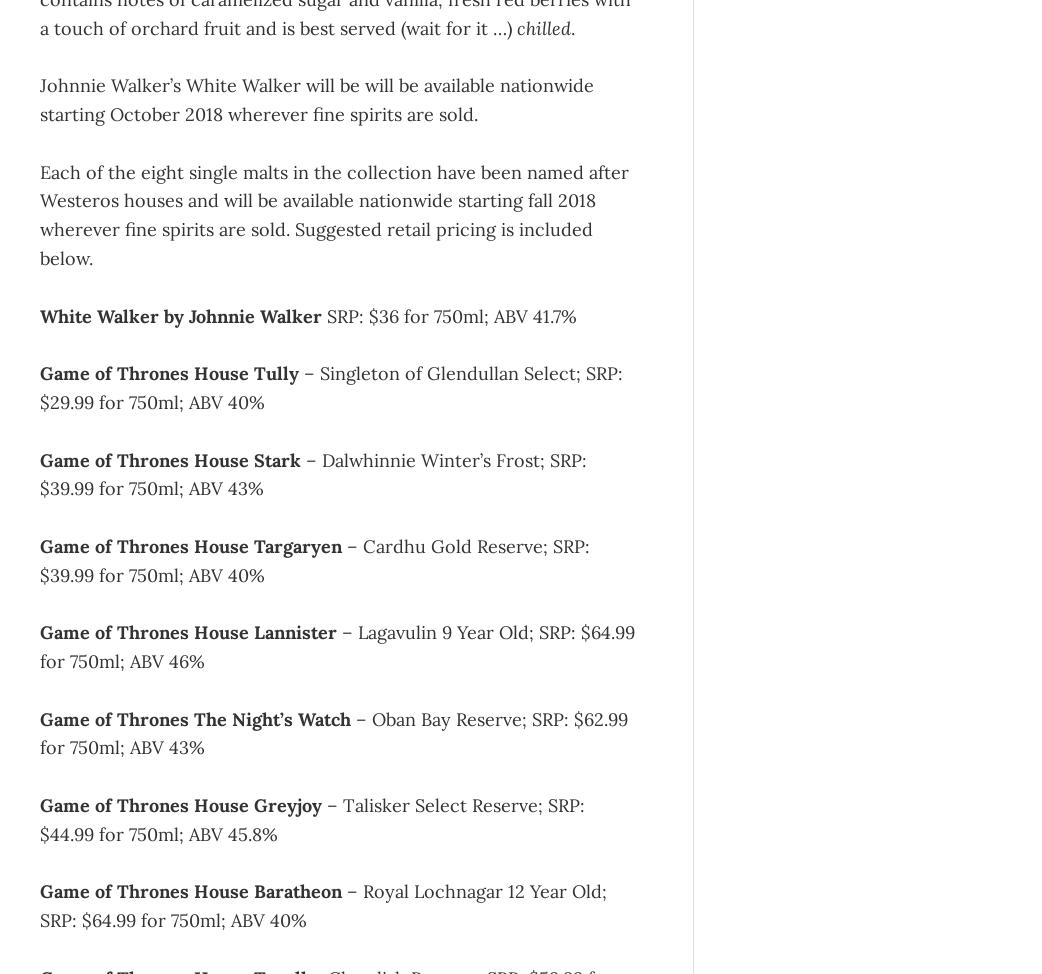 The image size is (1042, 974). I want to click on 'Game of Thrones House Baratheon', so click(189, 891).